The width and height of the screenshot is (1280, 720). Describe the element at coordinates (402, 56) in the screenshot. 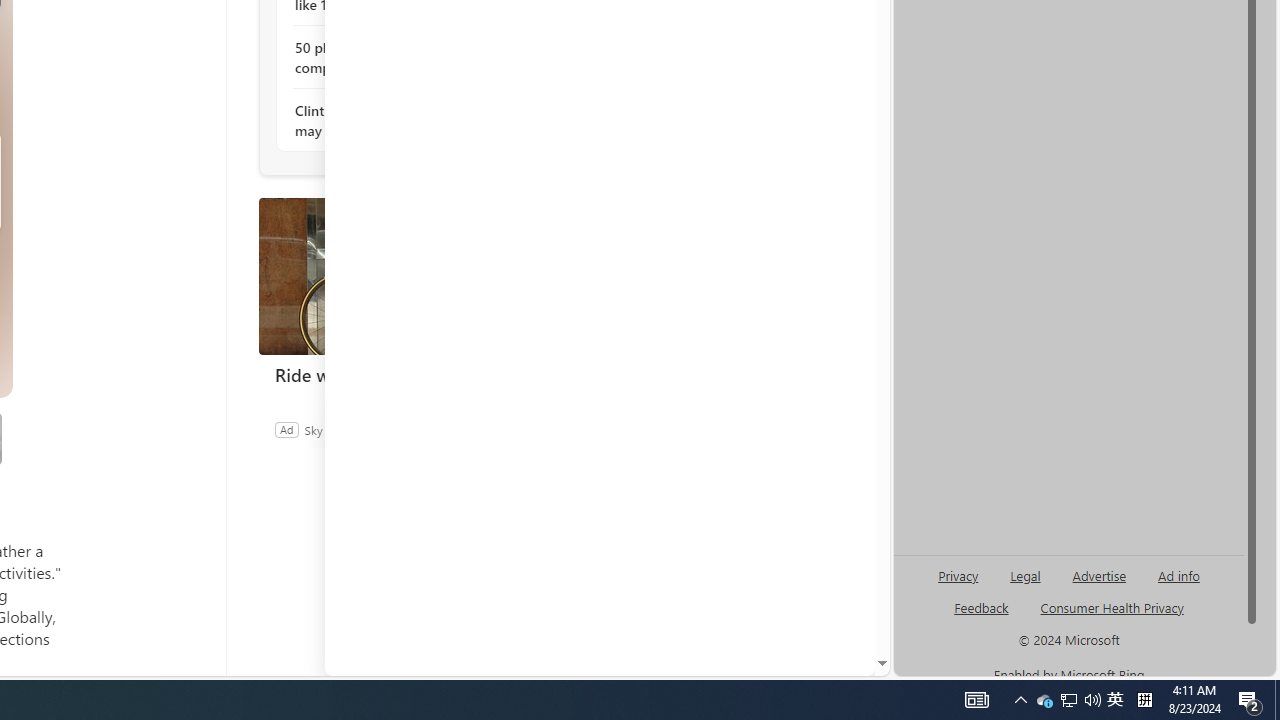

I see `'50 photos that show companionship in the animal kingdom'` at that location.